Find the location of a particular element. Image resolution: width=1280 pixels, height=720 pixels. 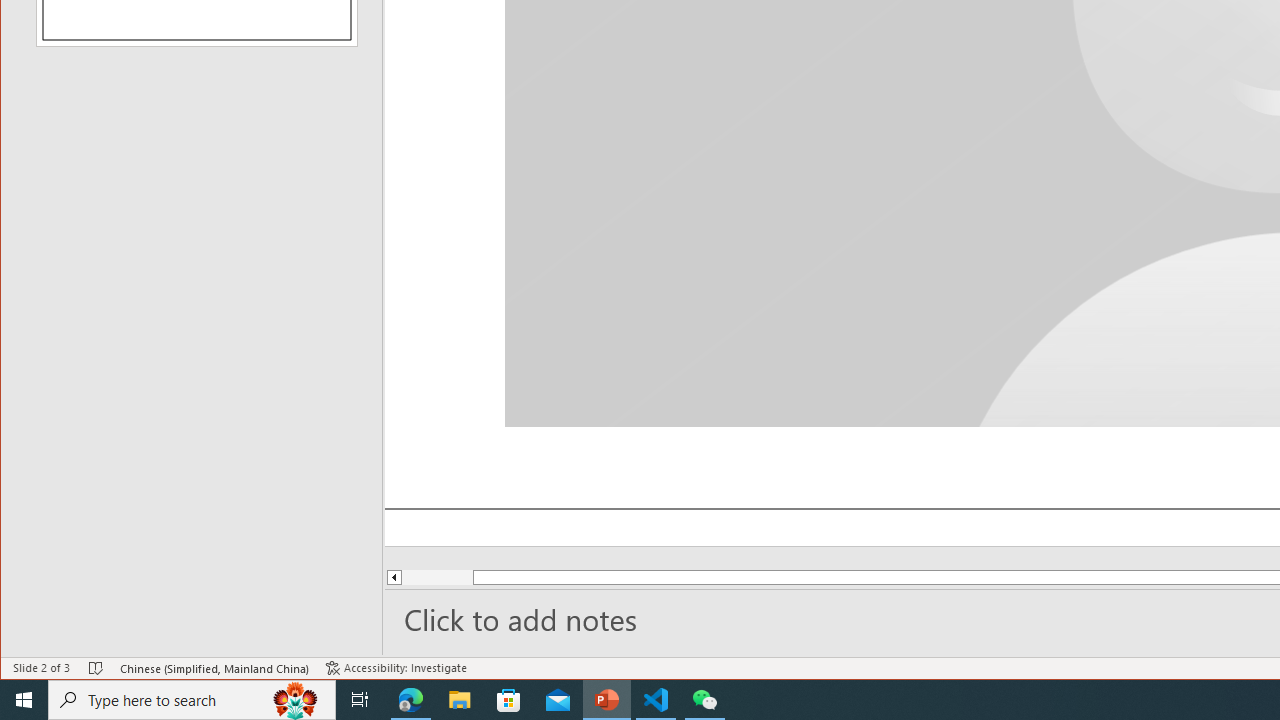

'WeChat - 1 running window' is located at coordinates (705, 698).